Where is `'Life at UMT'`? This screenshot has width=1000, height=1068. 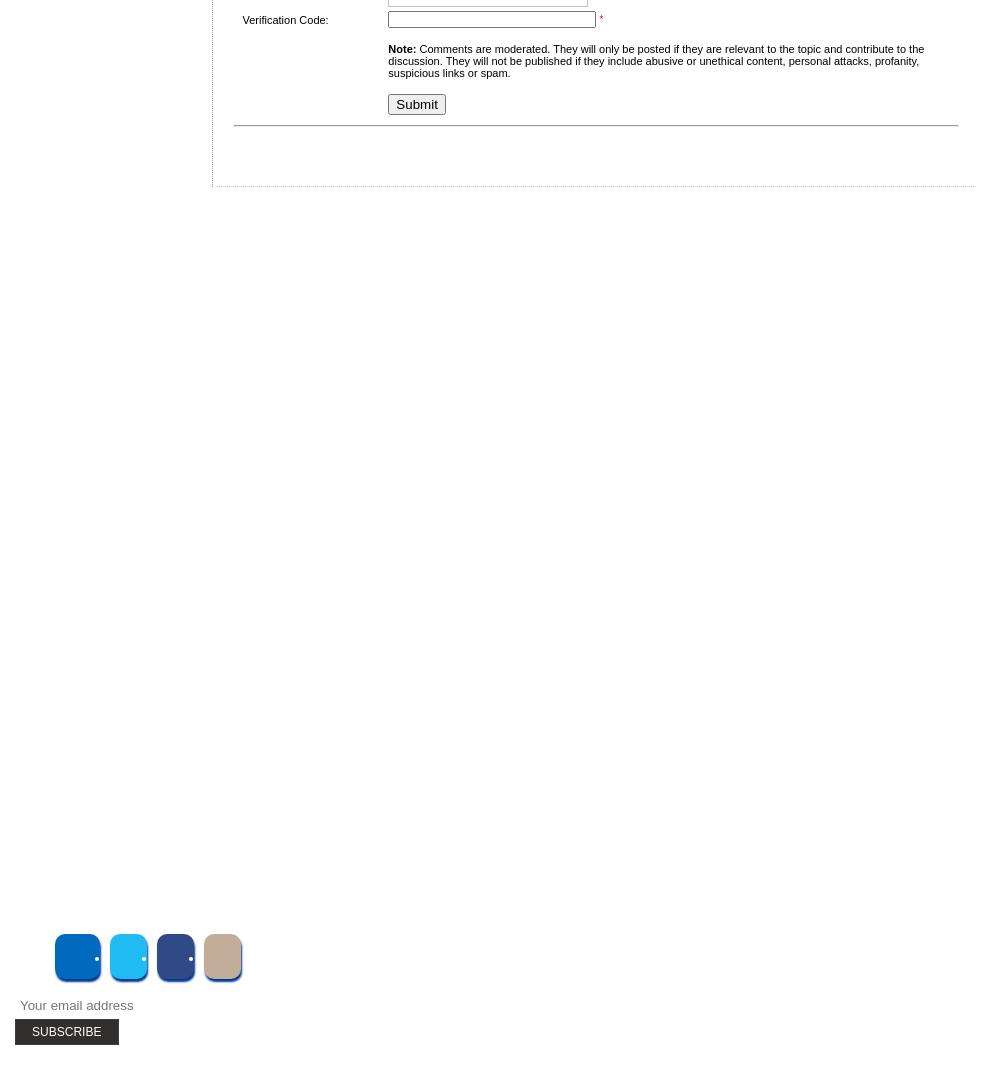 'Life at UMT' is located at coordinates (102, 665).